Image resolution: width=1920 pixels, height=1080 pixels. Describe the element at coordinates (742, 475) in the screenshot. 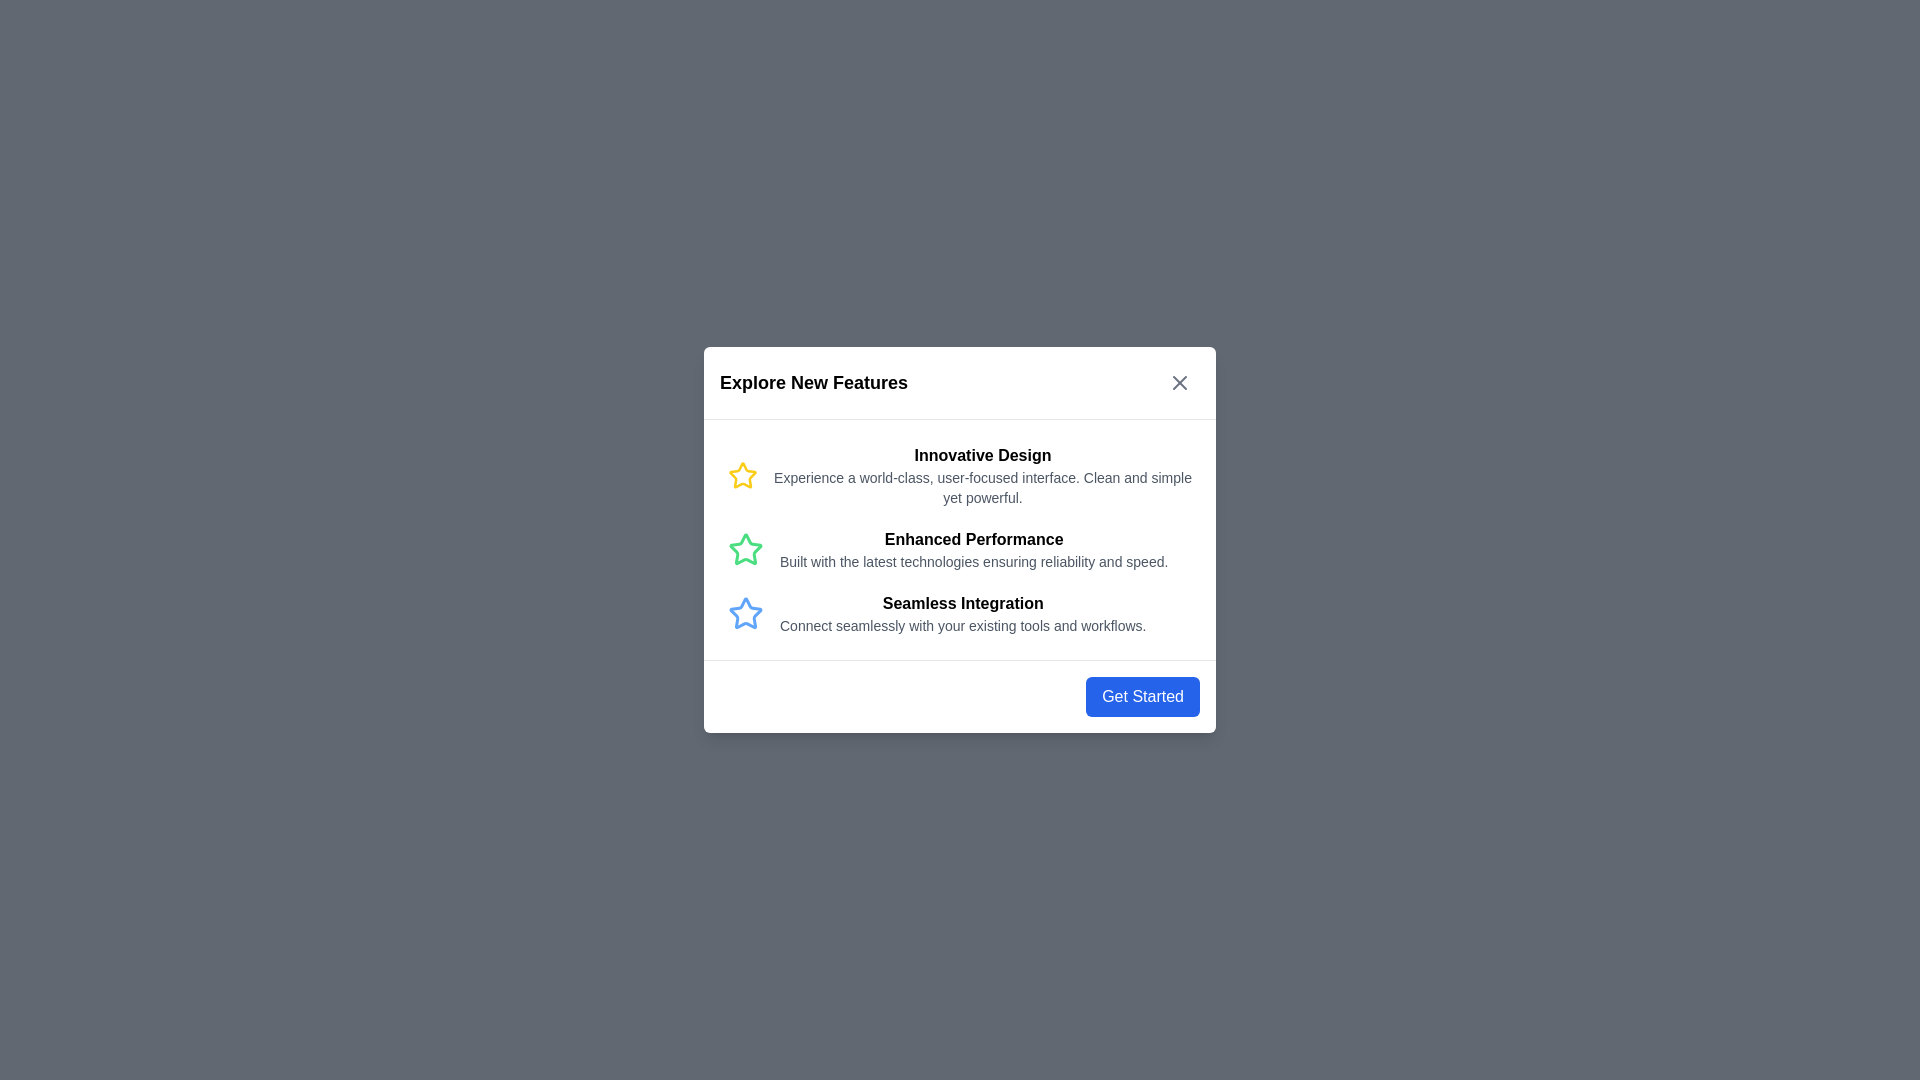

I see `the visual representation of the first star icon indicating 'Innovative Design', located to the left of its title` at that location.